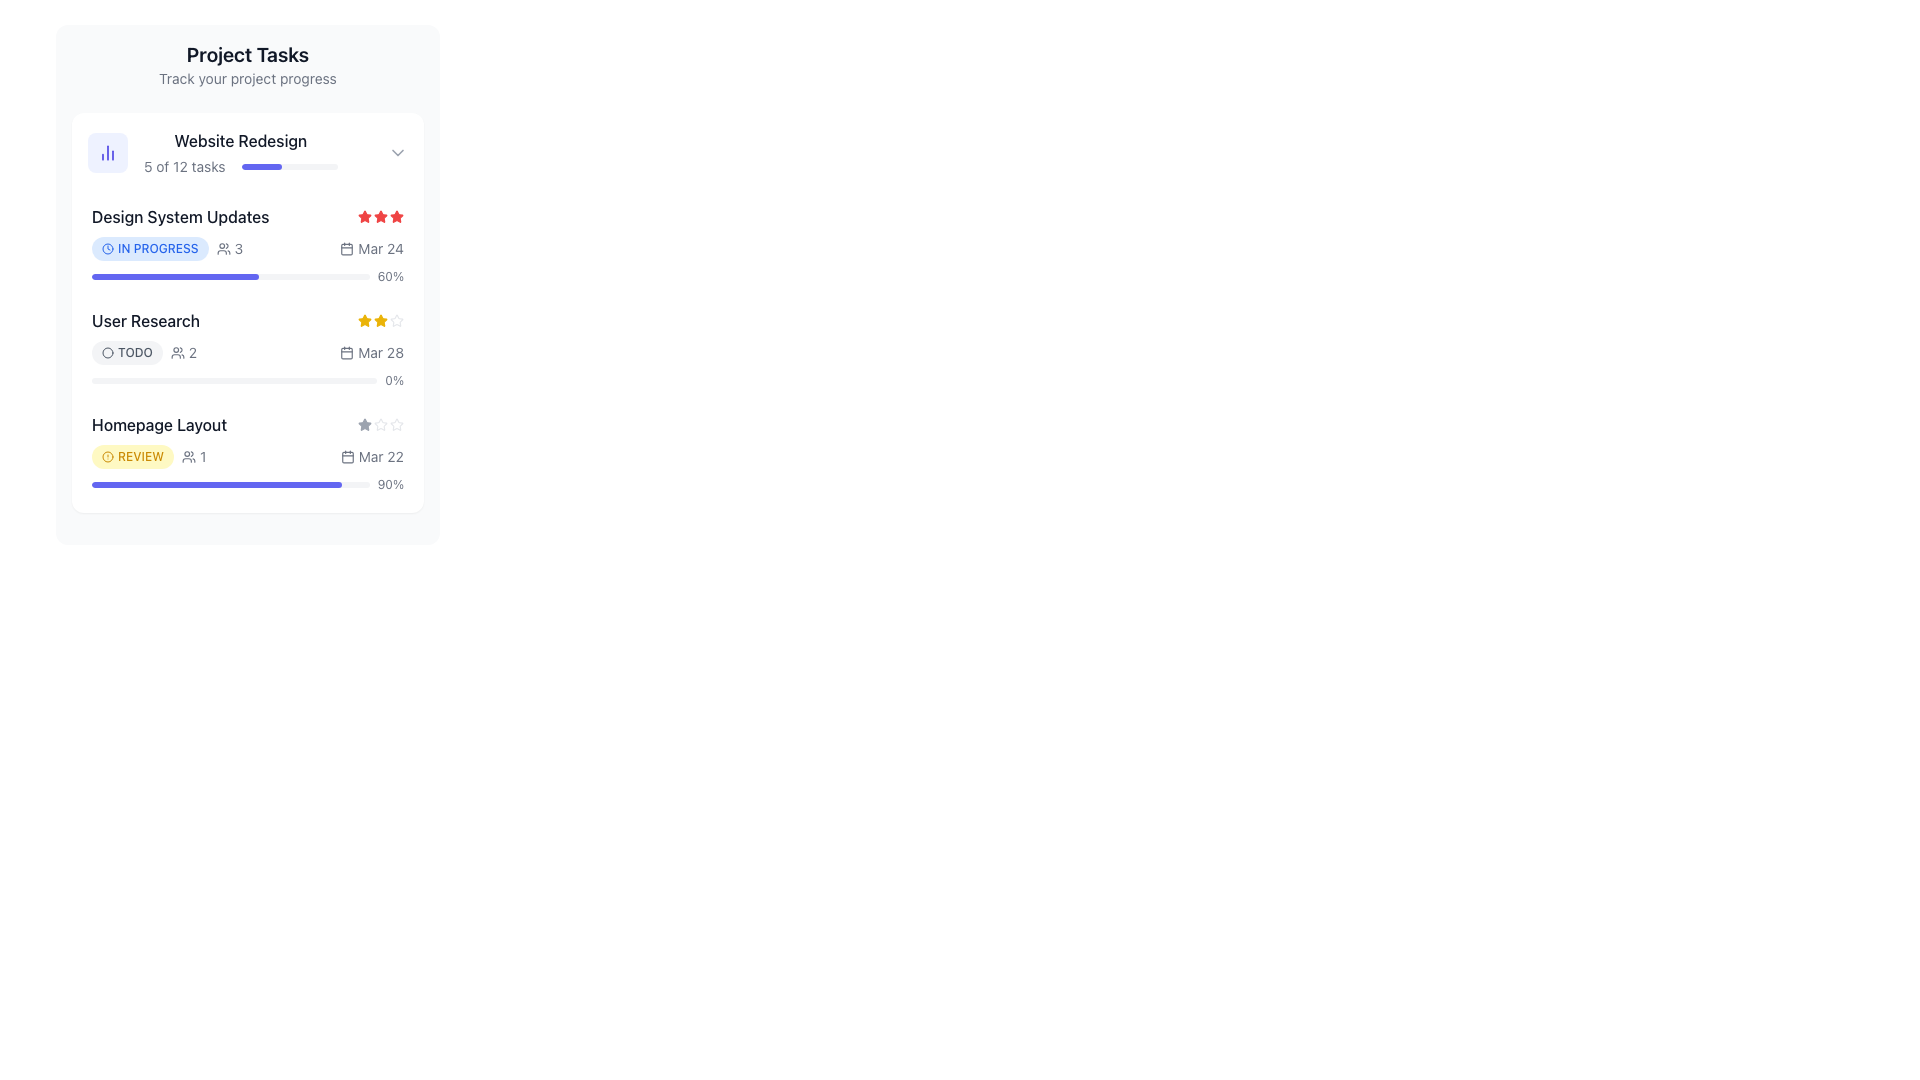  Describe the element at coordinates (107, 248) in the screenshot. I see `the SVG circle graphic that serves as a decorative component within the clock icon, adjacent to the text 'Mar 24' and 'Design System Updates'` at that location.